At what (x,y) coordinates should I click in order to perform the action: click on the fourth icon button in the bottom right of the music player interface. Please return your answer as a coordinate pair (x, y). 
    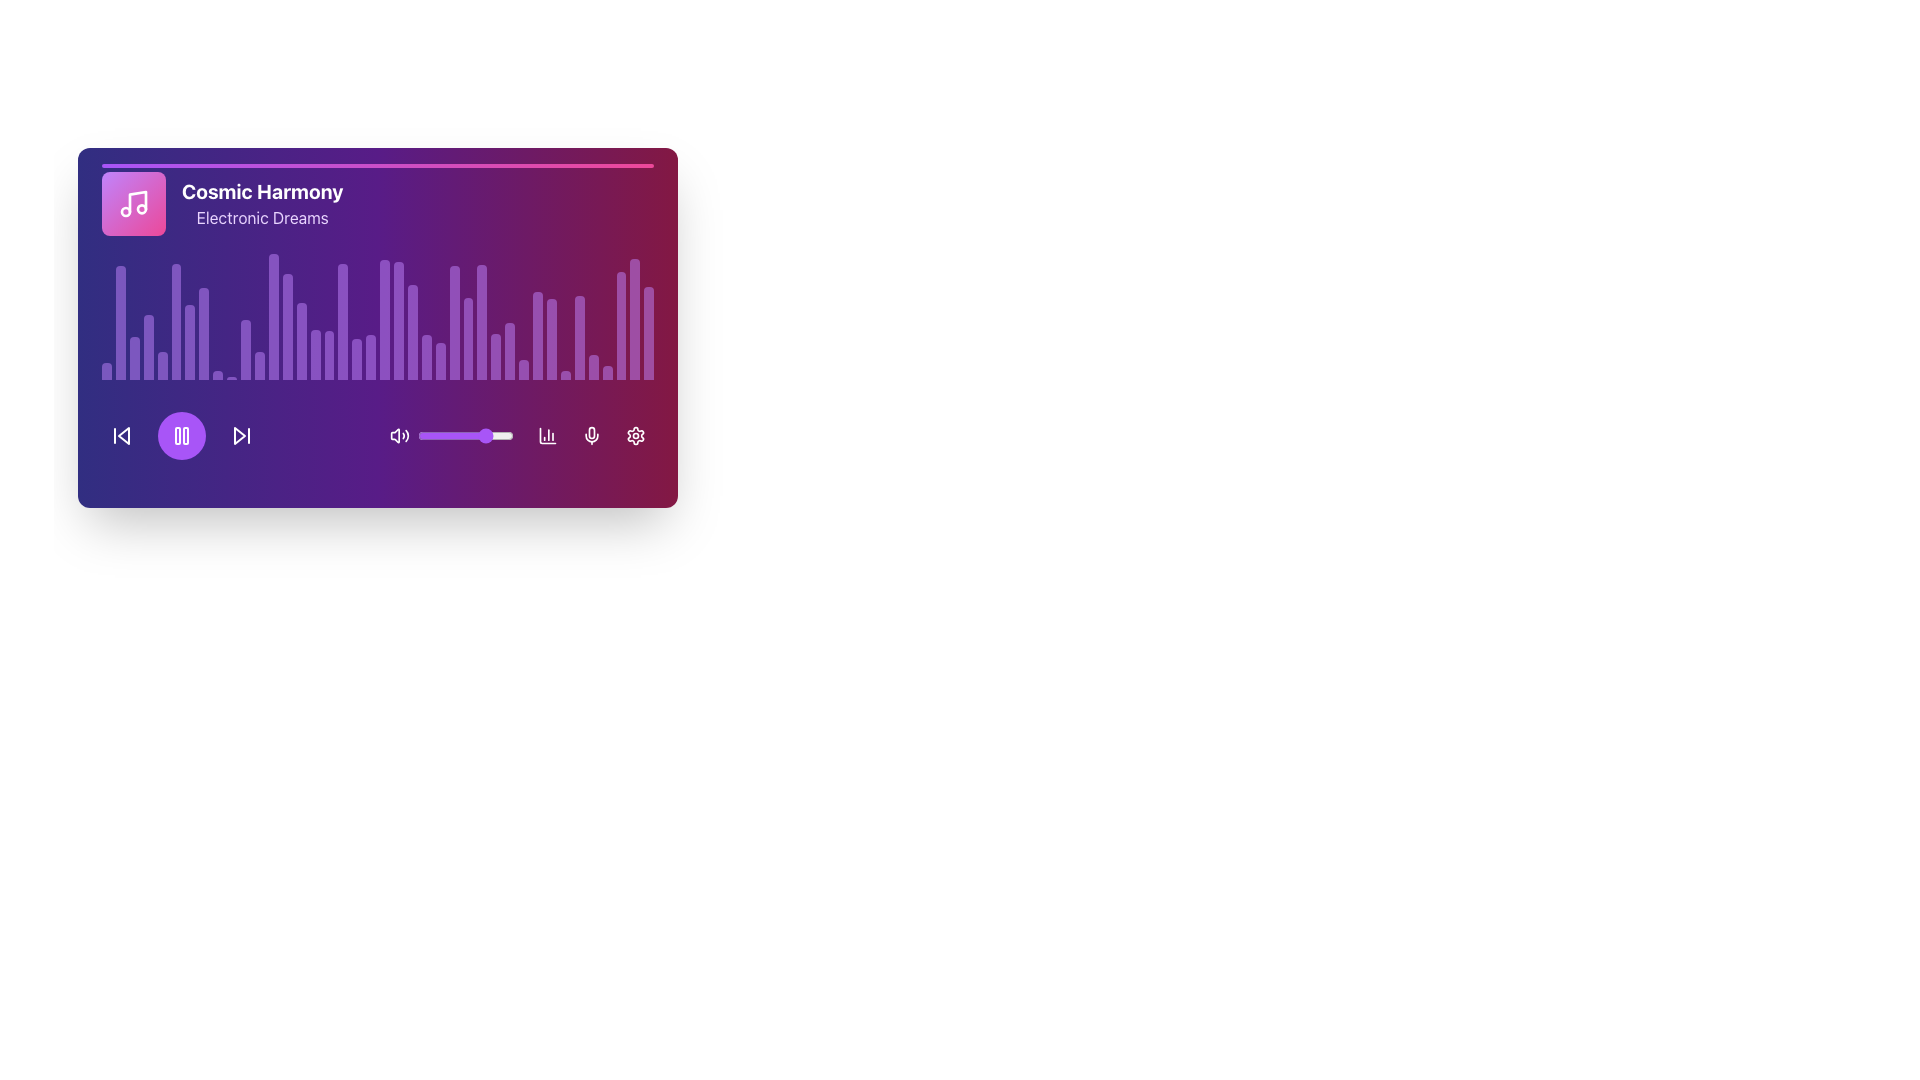
    Looking at the image, I should click on (547, 434).